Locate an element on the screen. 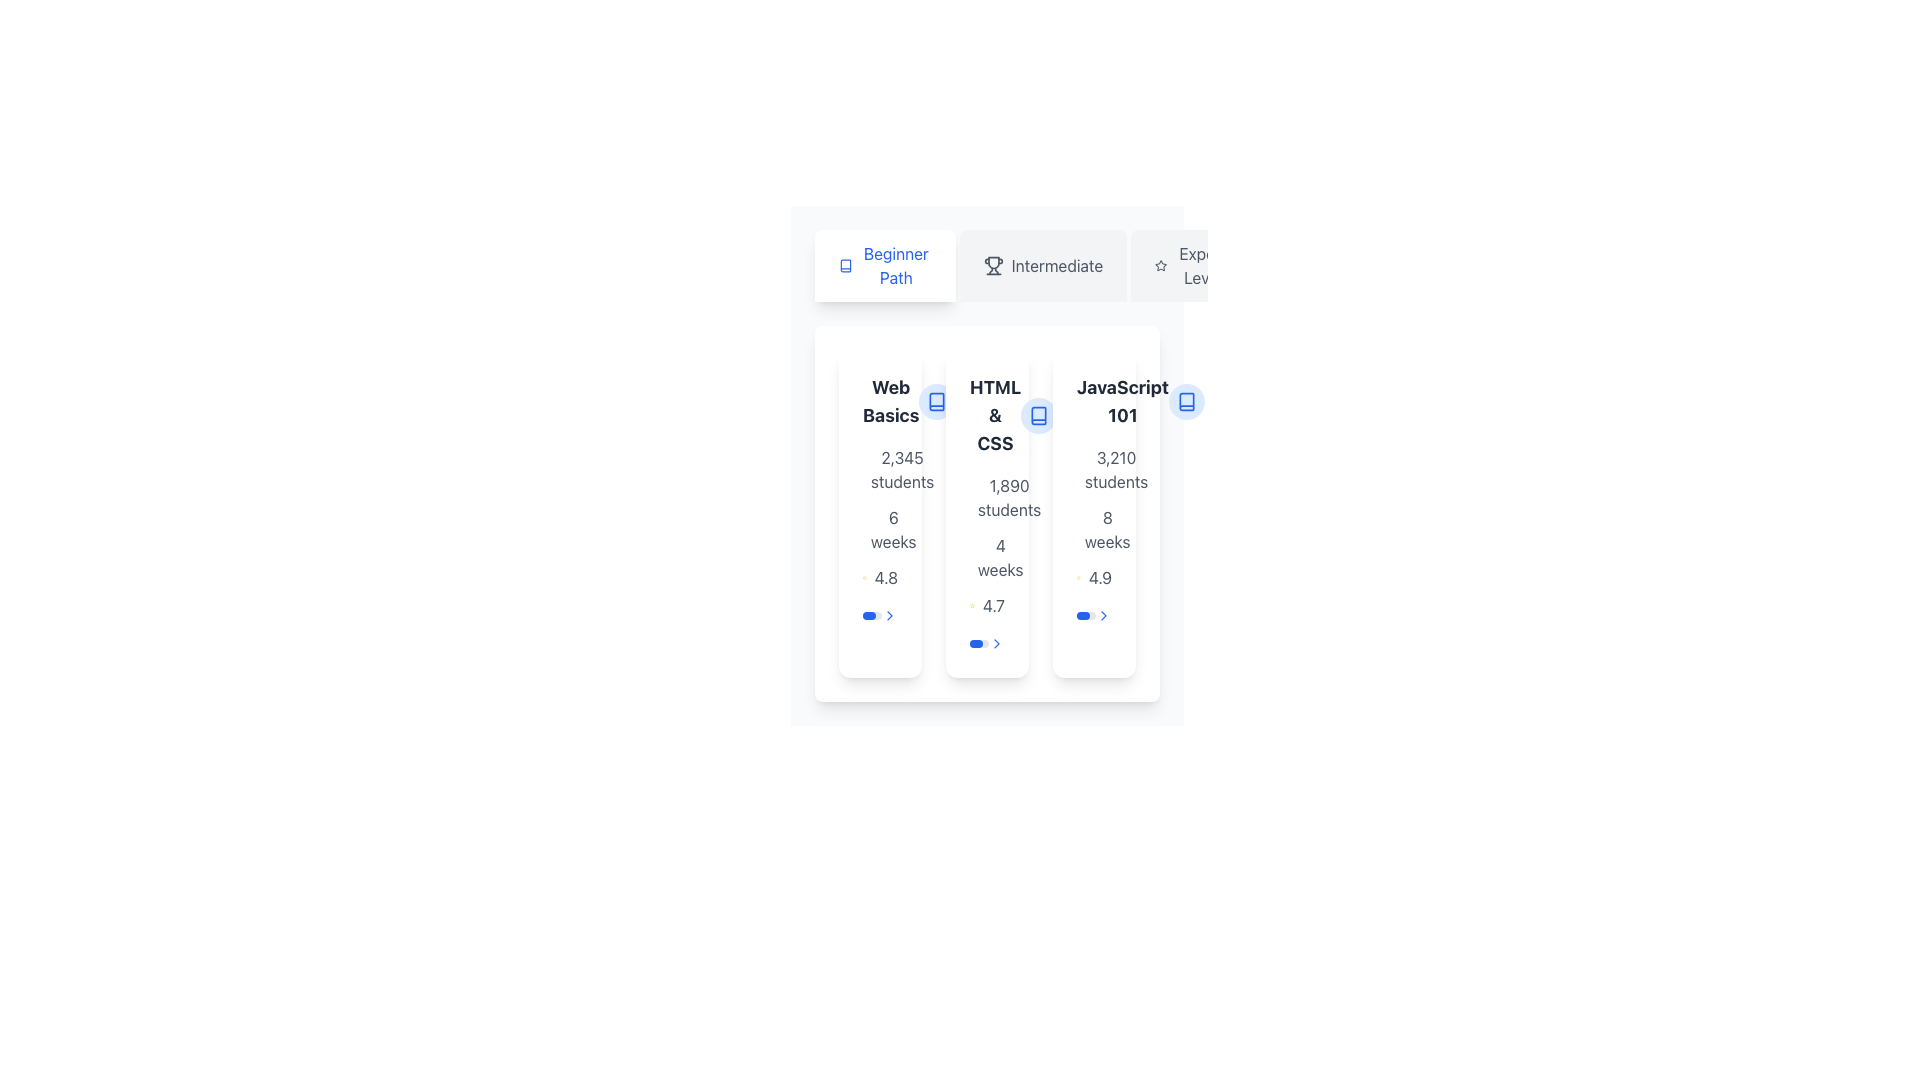 The image size is (1920, 1080). the text label displaying '2,345 students', which is styled in a standard sans-serif font and located beneath the 'Web Basics' title in the main content area is located at coordinates (901, 470).